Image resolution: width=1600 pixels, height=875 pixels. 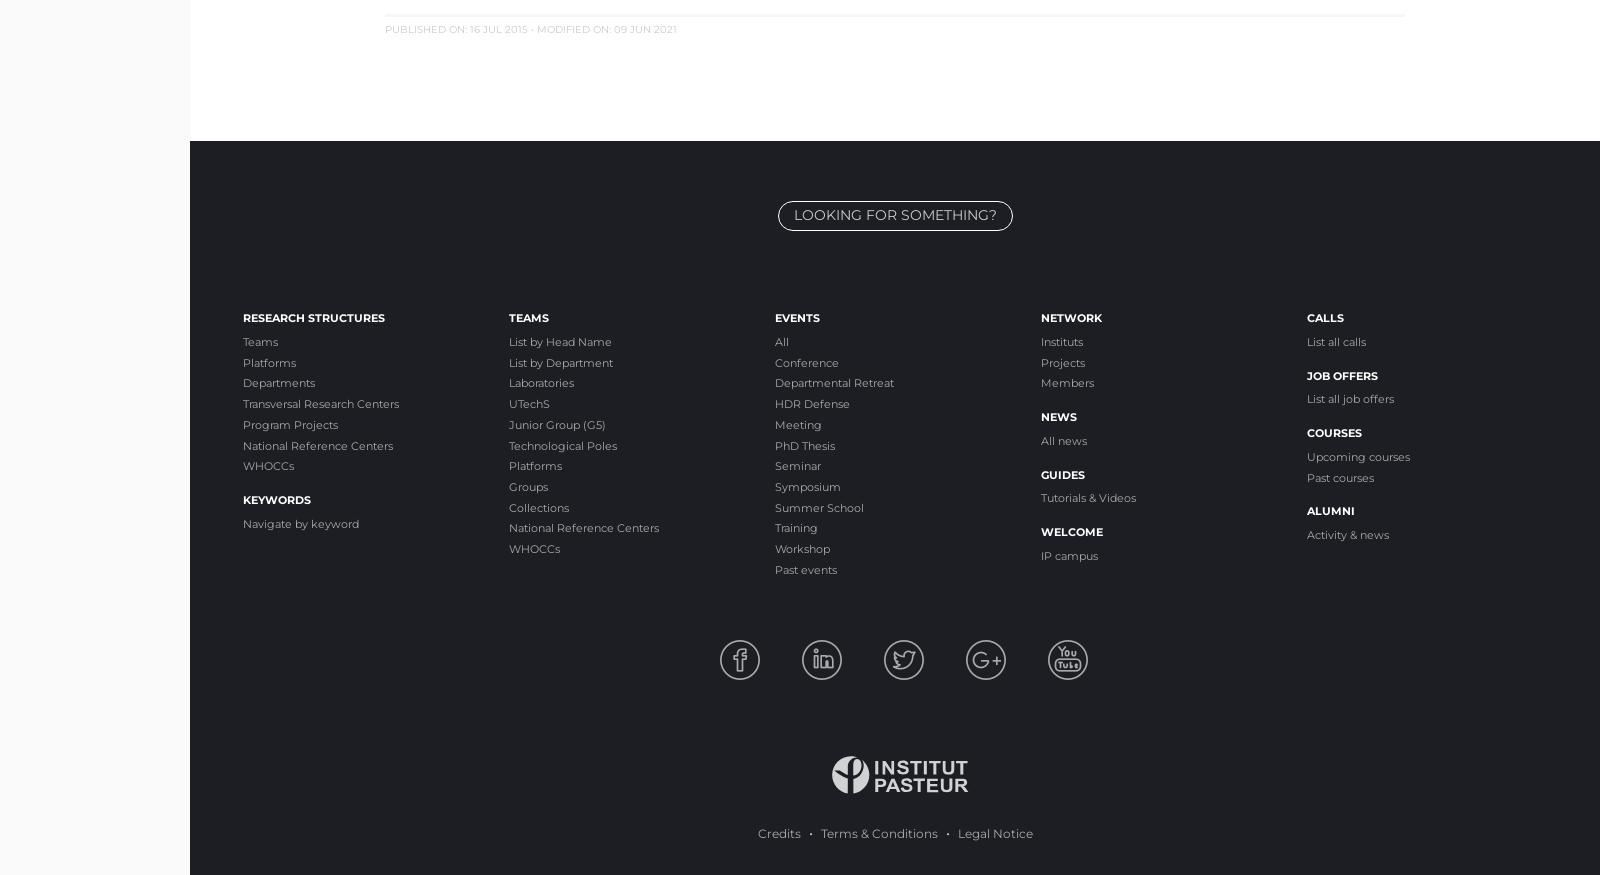 I want to click on 'Coordinated by Nathalie de Parseval', so click(x=435, y=212).